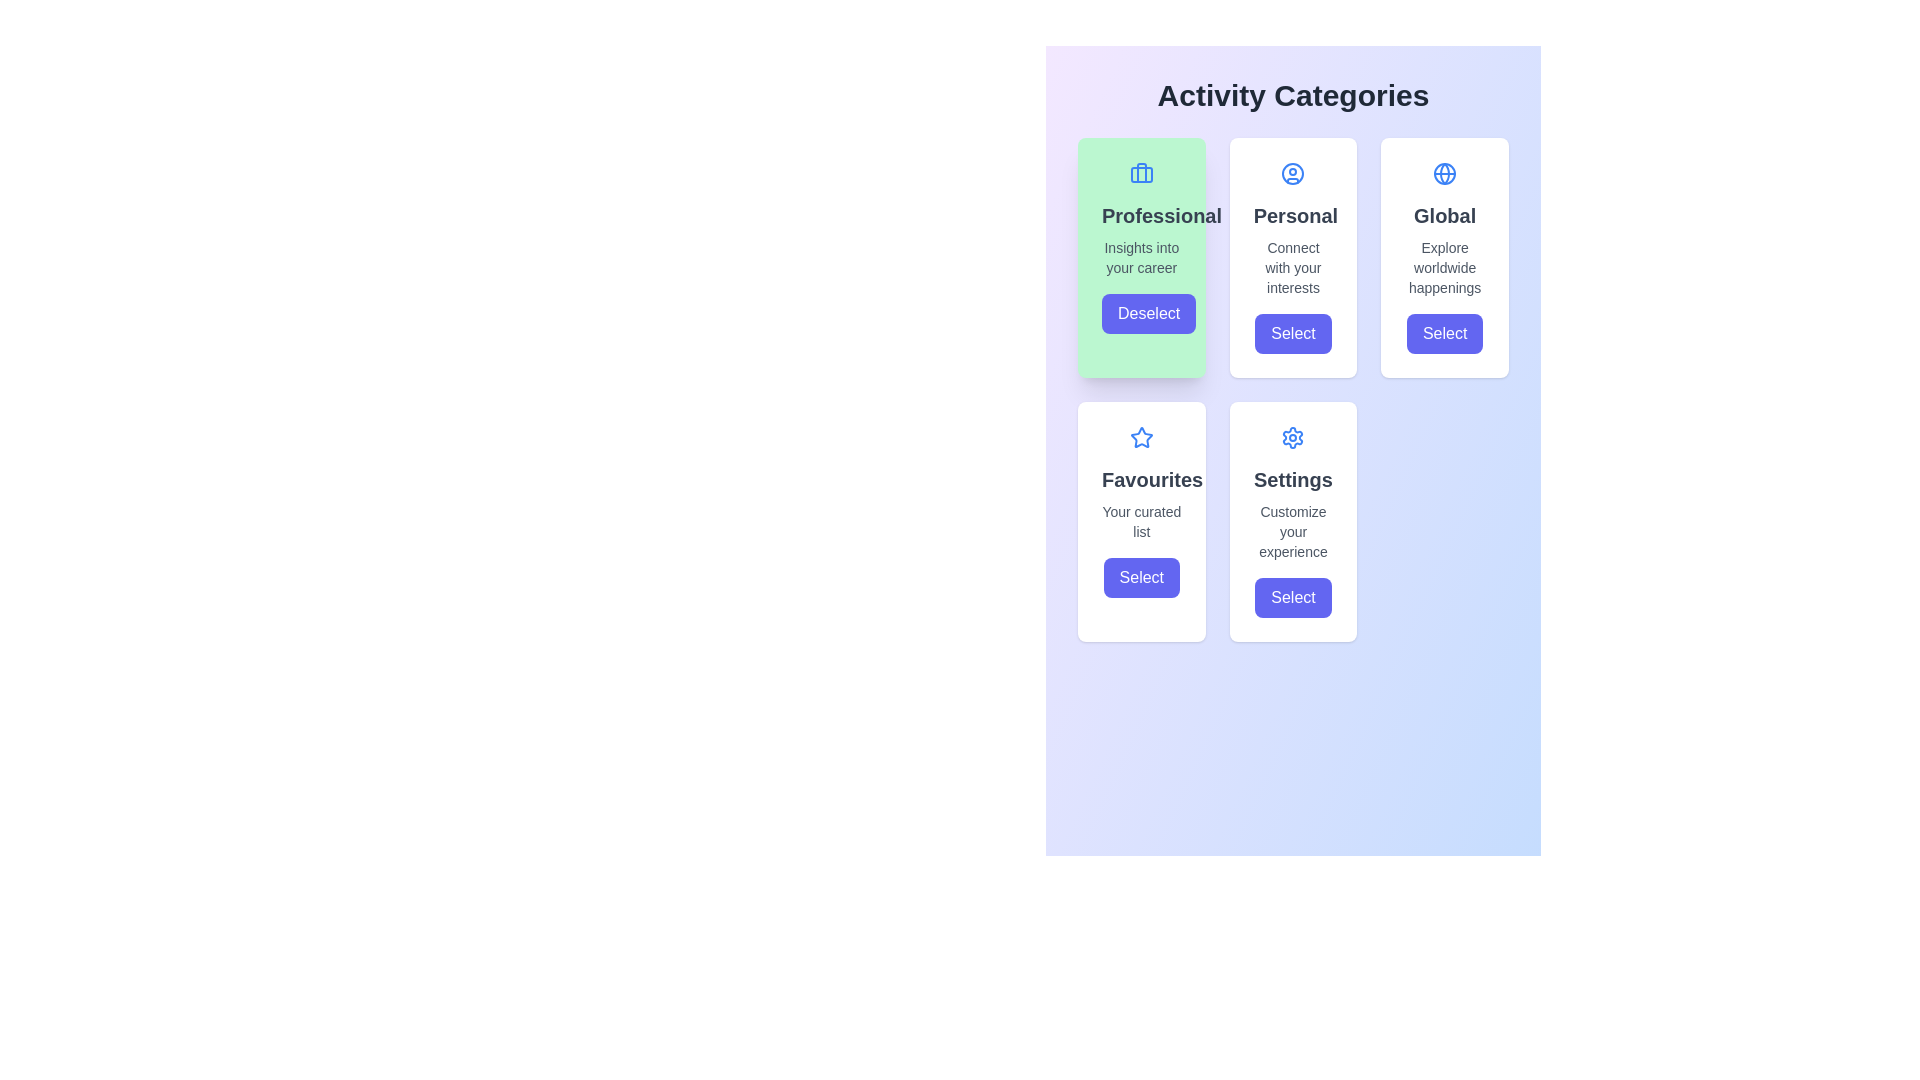 The width and height of the screenshot is (1920, 1080). I want to click on the blue gear icon representing settings, located in the bottom-right section of the 'Settings' card, so click(1293, 437).